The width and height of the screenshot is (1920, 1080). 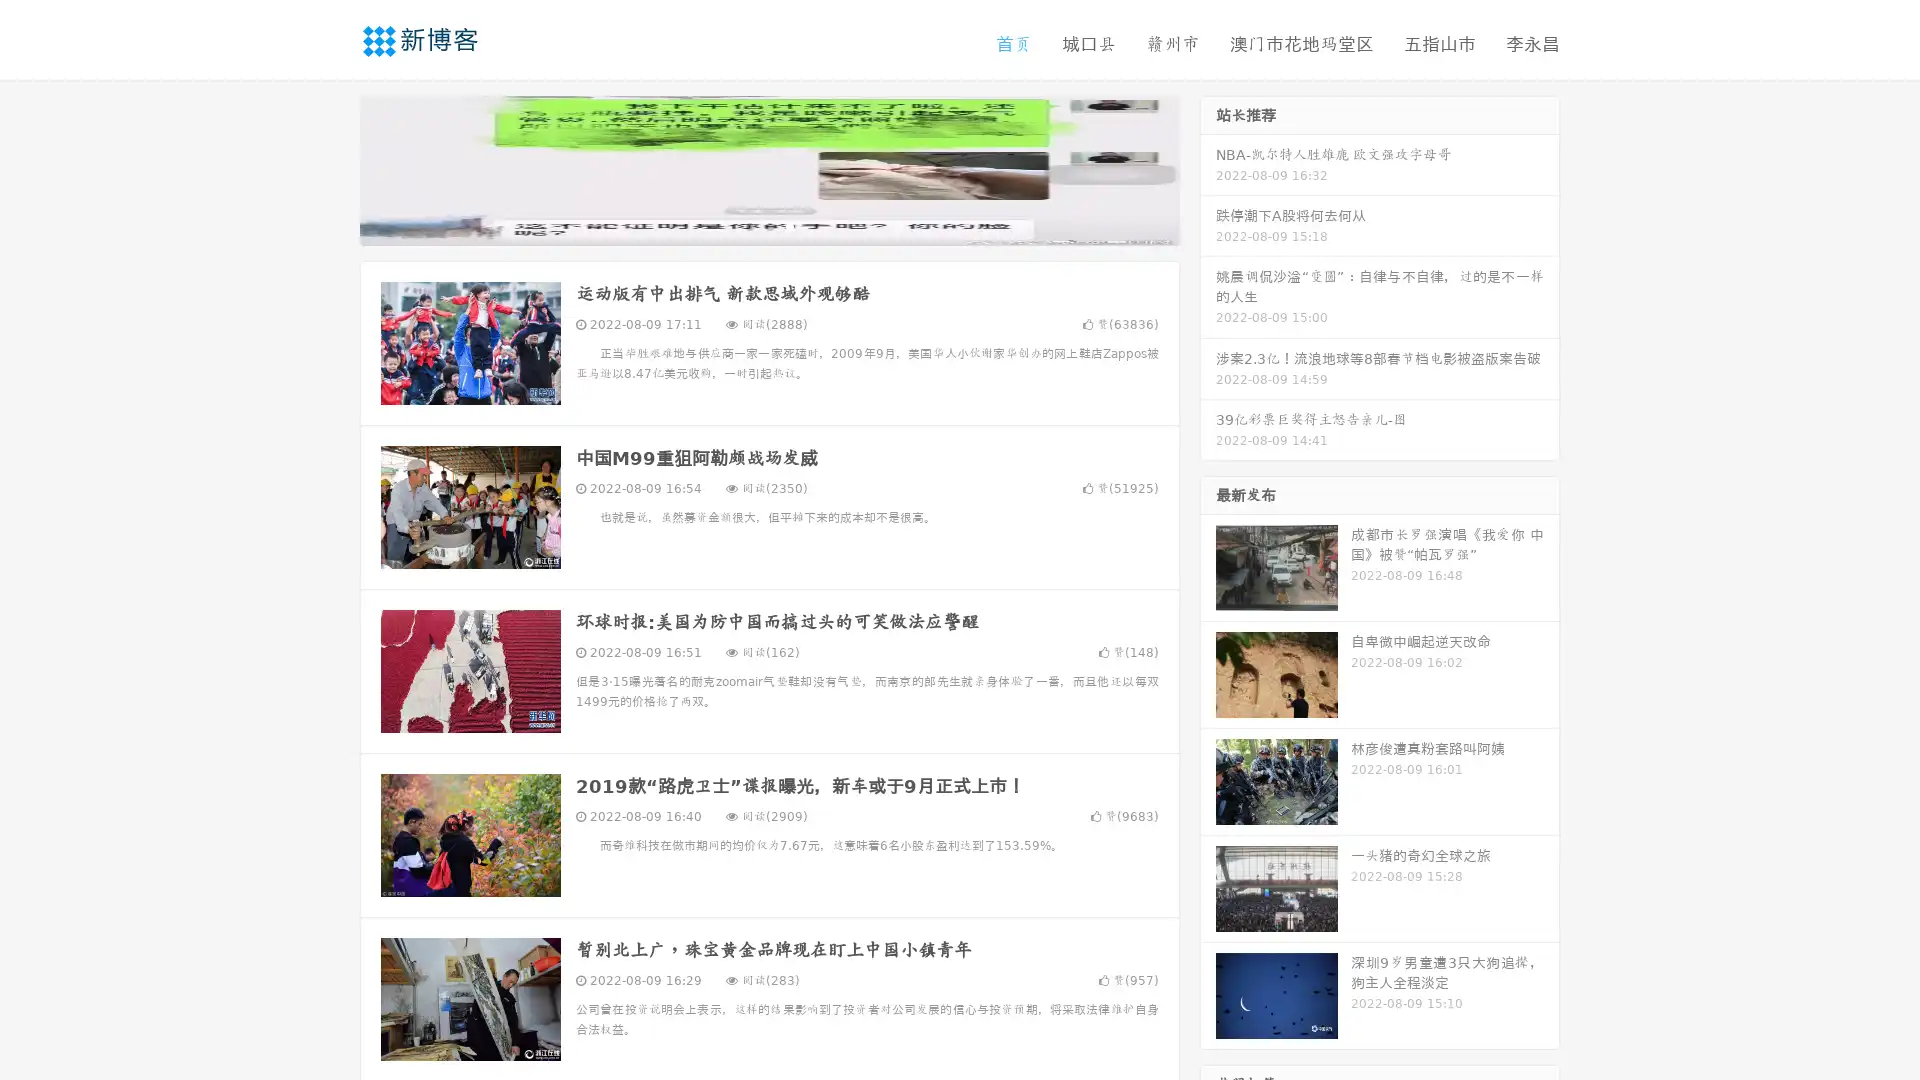 I want to click on Go to slide 1, so click(x=748, y=225).